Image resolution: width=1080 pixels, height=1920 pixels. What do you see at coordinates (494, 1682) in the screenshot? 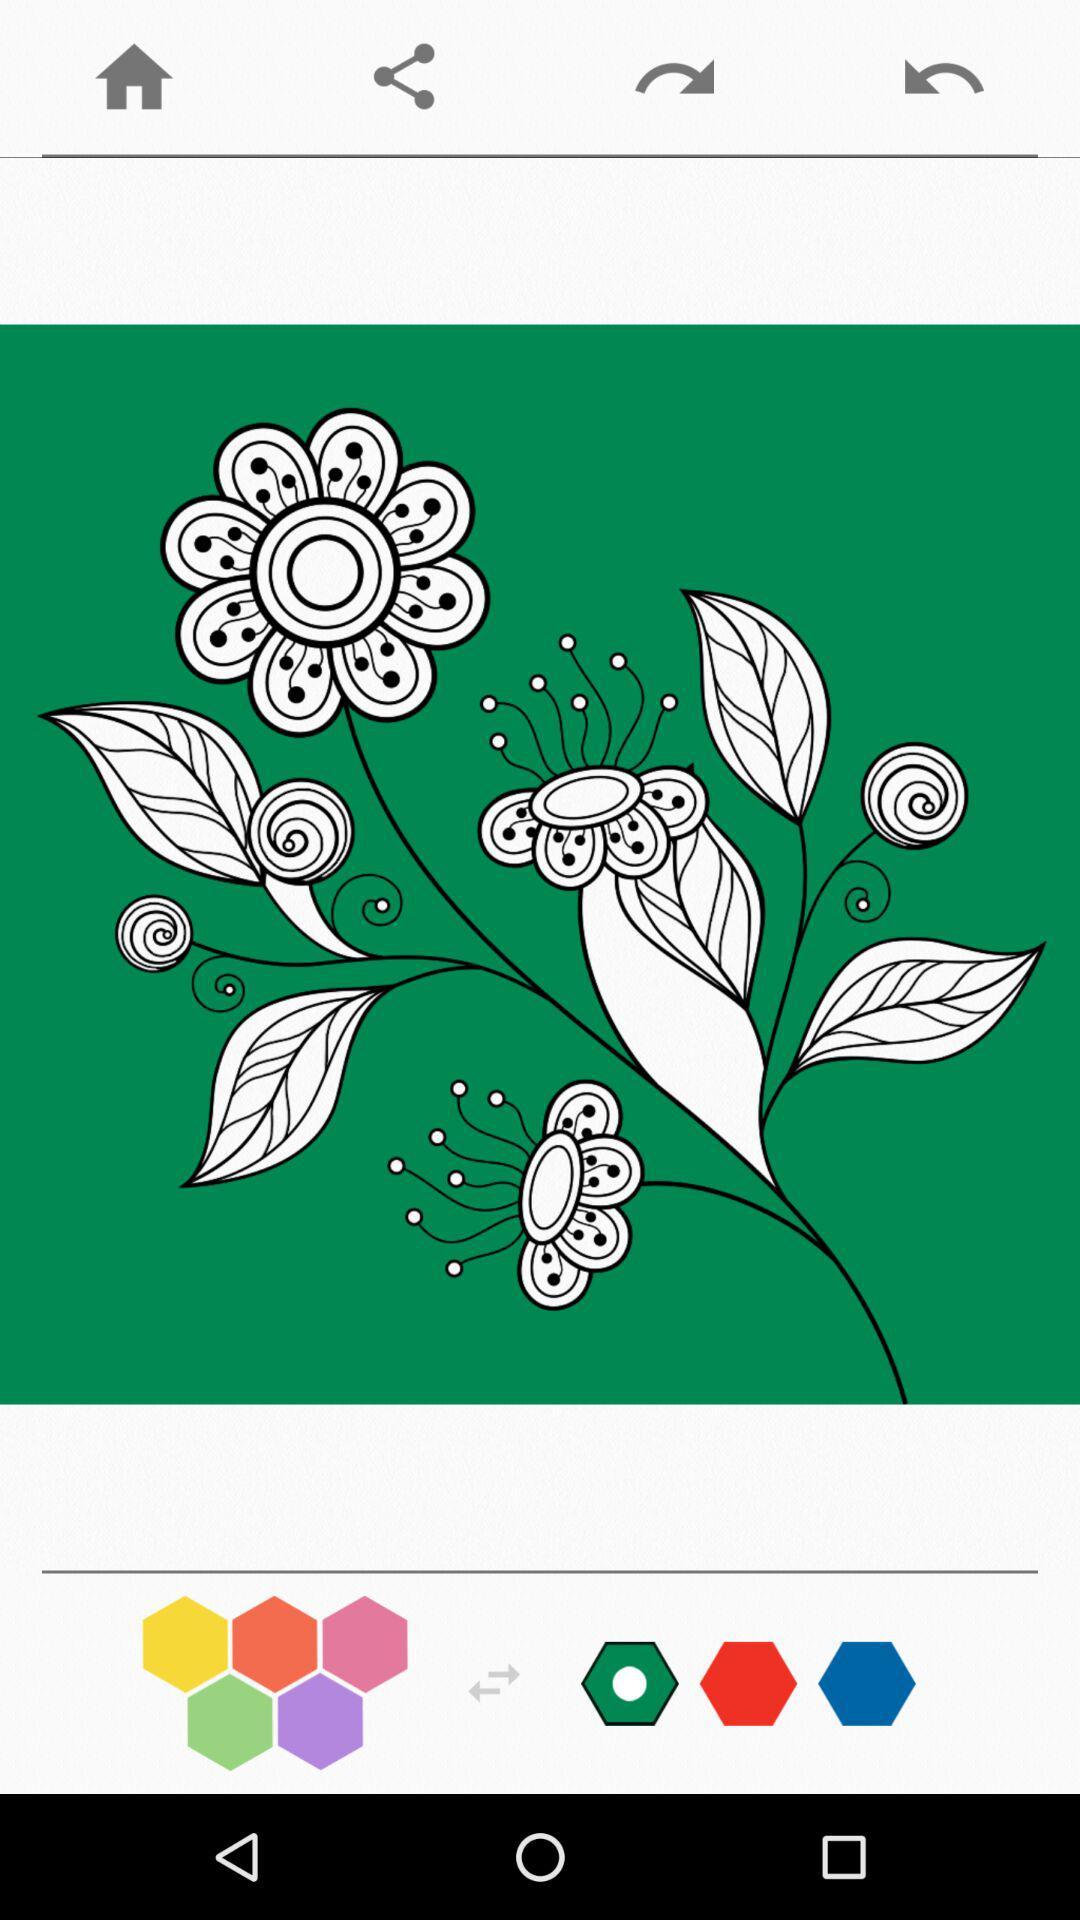
I see `change options` at bounding box center [494, 1682].